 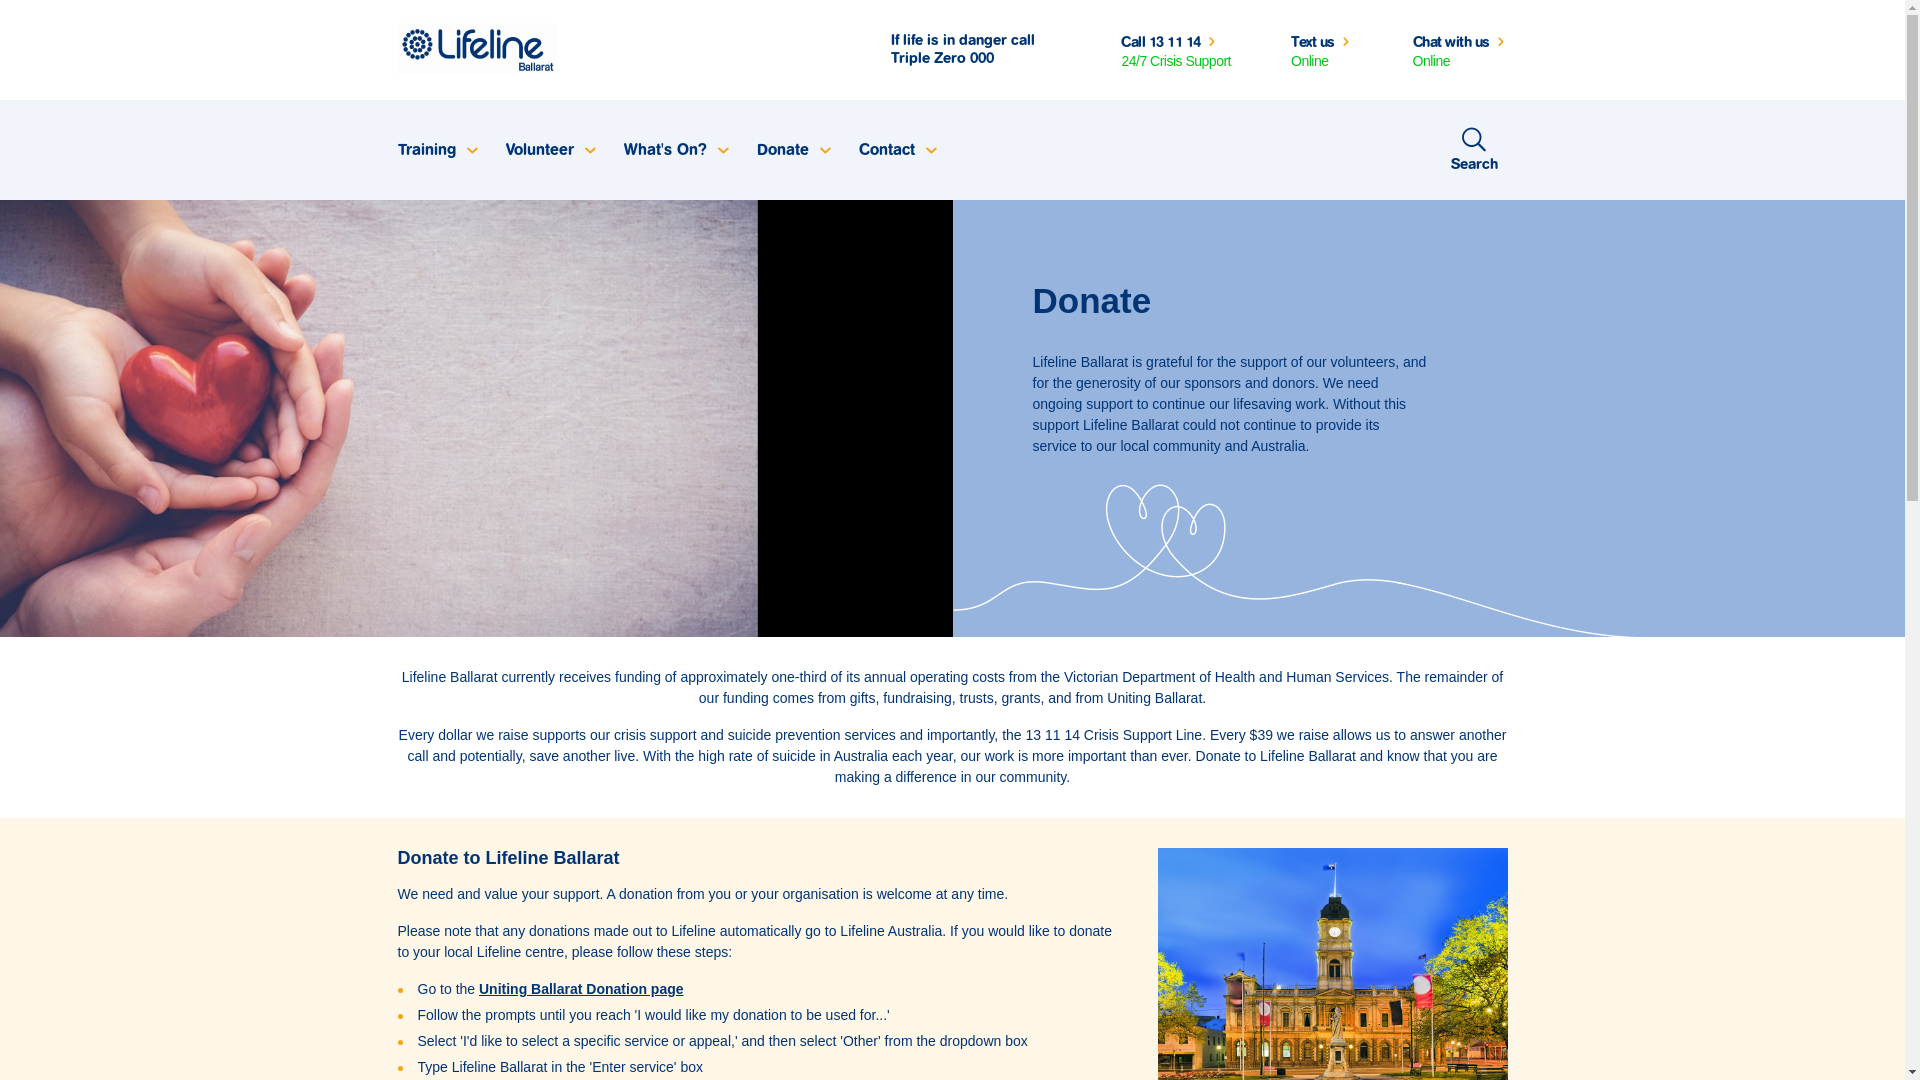 I want to click on 'Contact', so click(x=896, y=149).